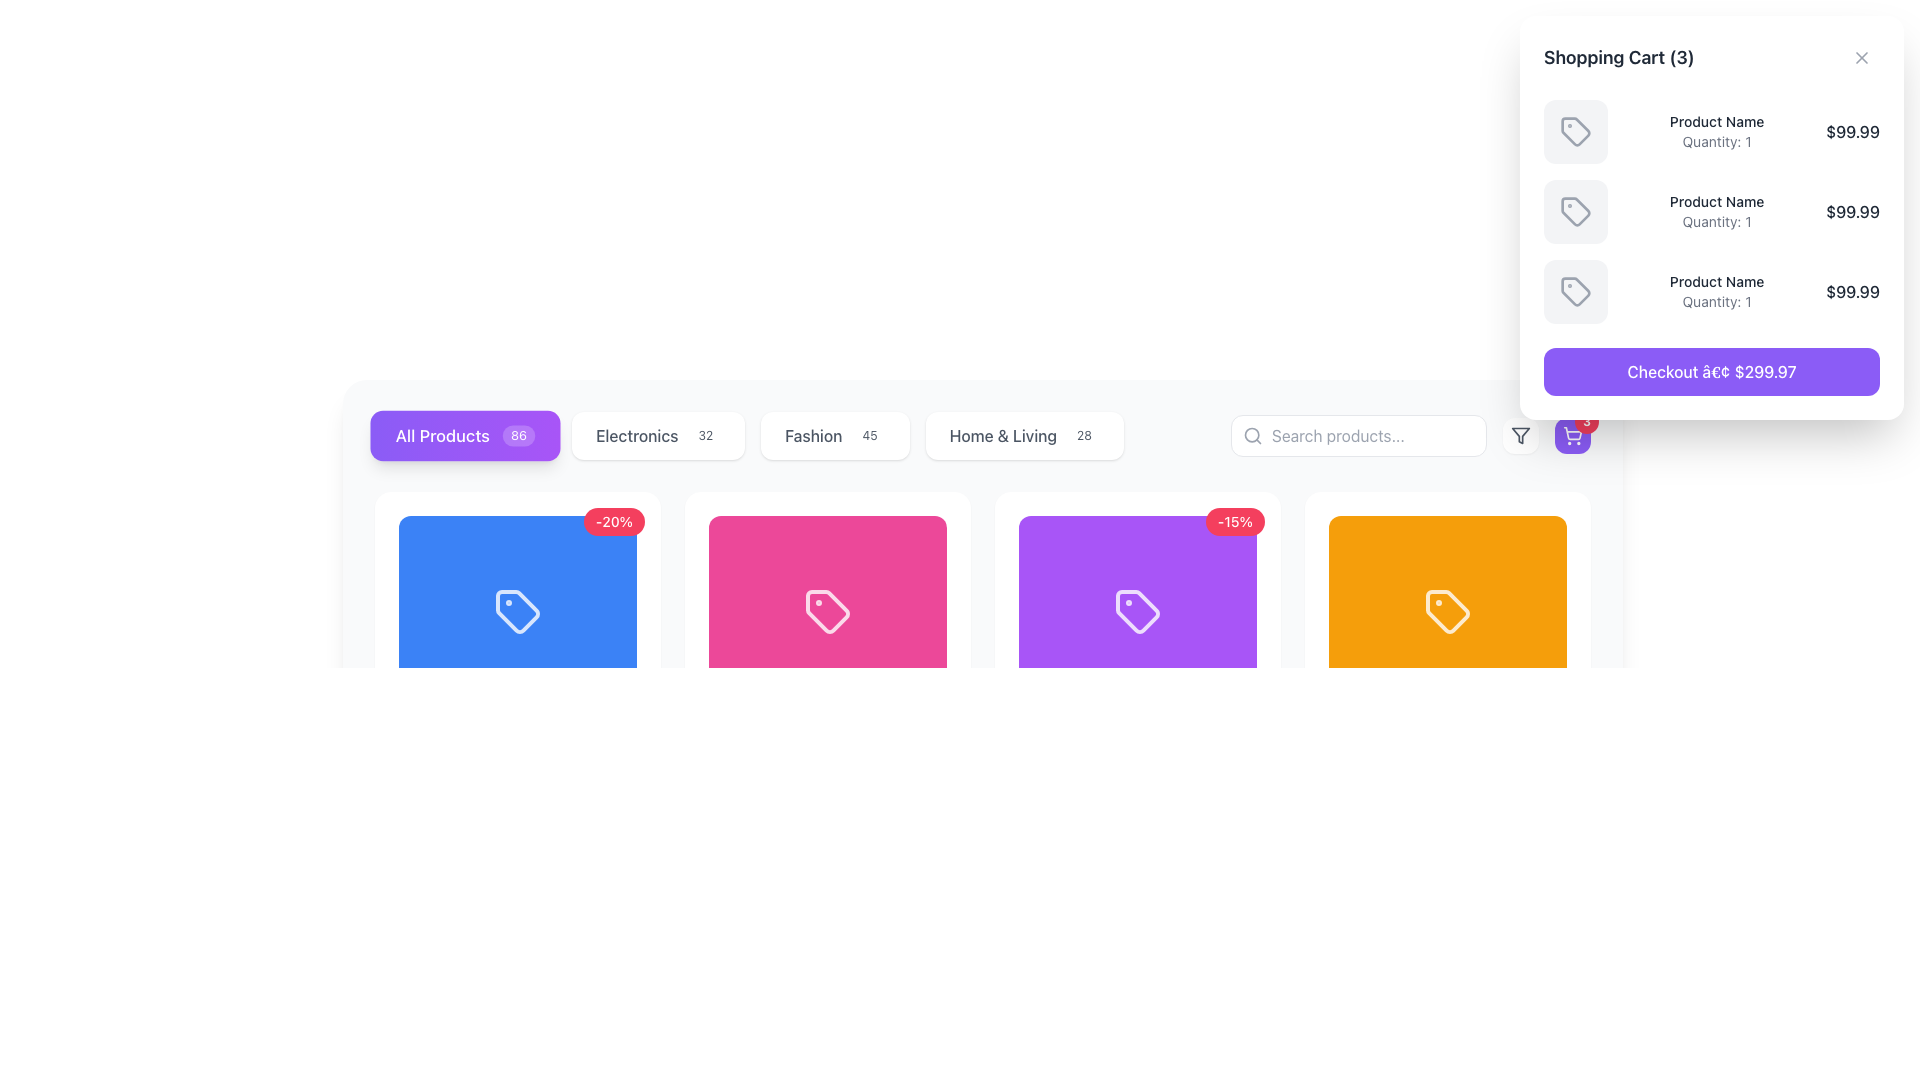 The width and height of the screenshot is (1920, 1080). Describe the element at coordinates (1716, 141) in the screenshot. I see `the text label displaying 'Quantity: 1', which is a small, grey-colored font located below the product name in the shopping cart modal` at that location.